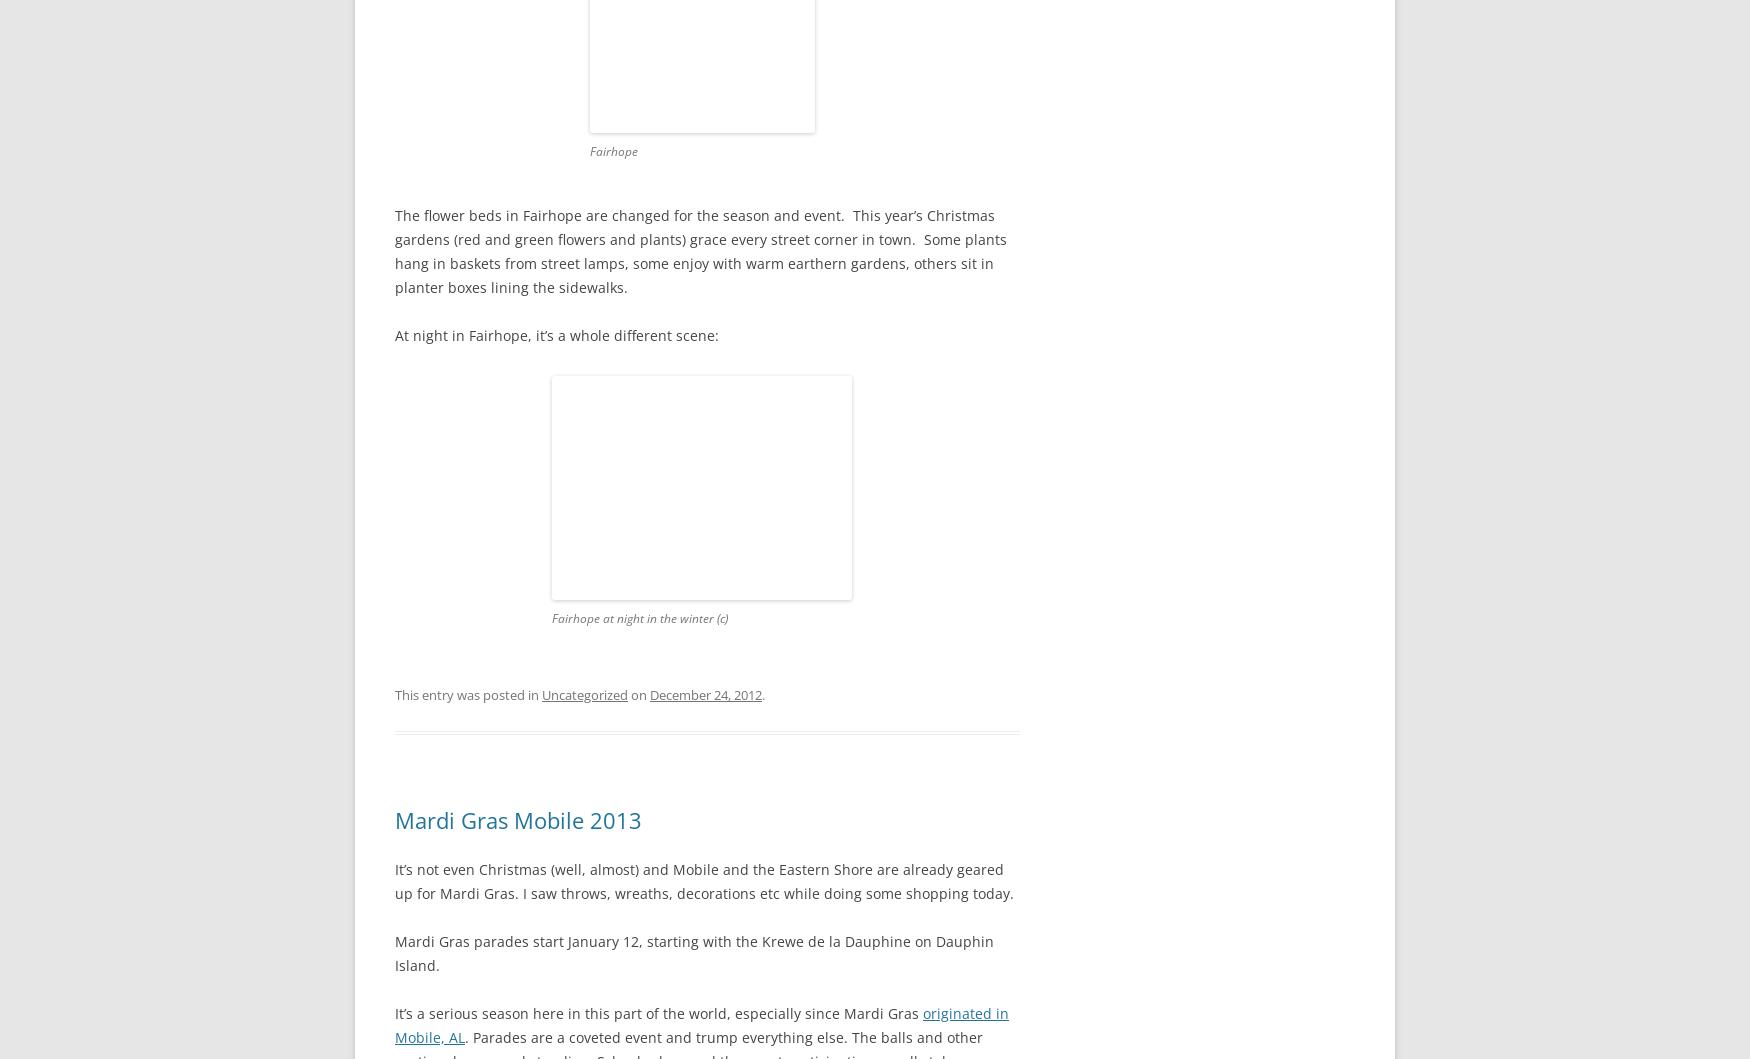  Describe the element at coordinates (393, 334) in the screenshot. I see `'At night in Fairhope, it’s a whole different scene:'` at that location.